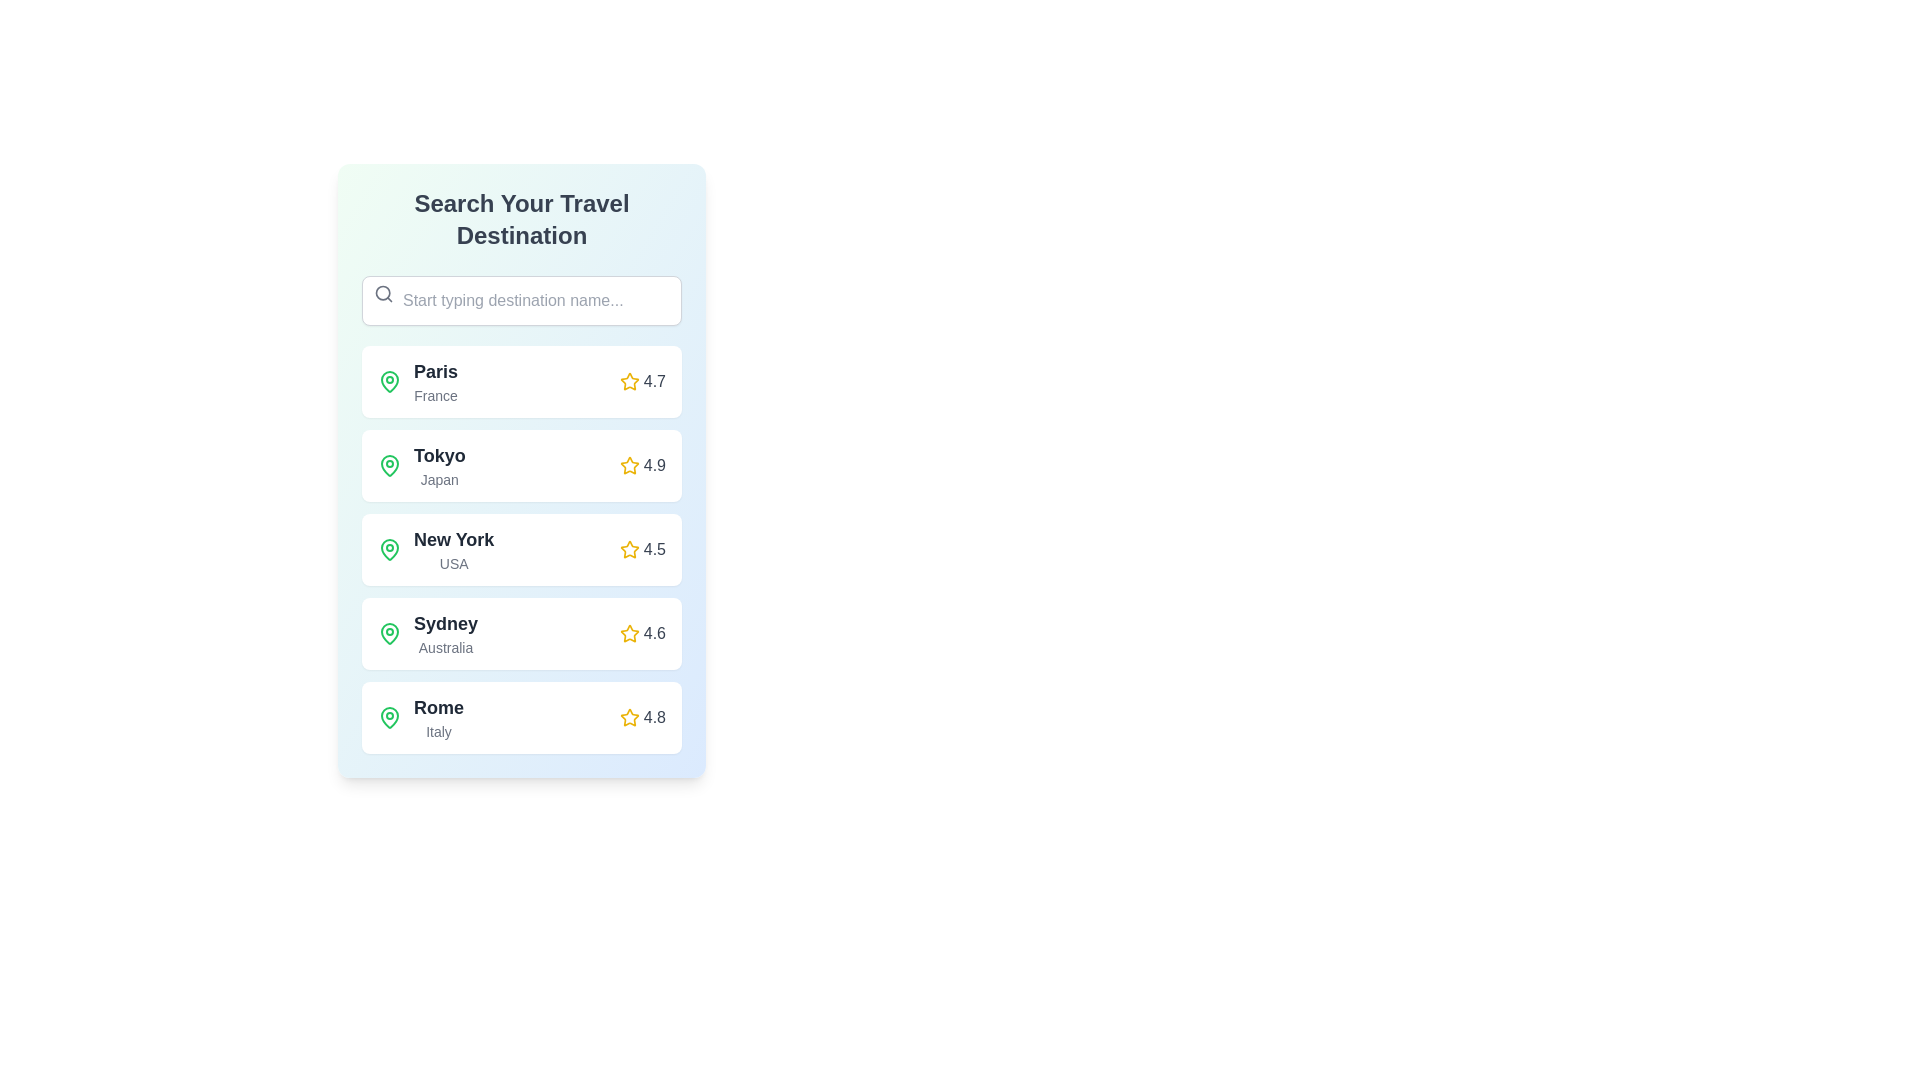 The width and height of the screenshot is (1920, 1080). What do you see at coordinates (389, 381) in the screenshot?
I see `the leftmost icon associated with the label 'Paris France' in the vertical list of destinations` at bounding box center [389, 381].